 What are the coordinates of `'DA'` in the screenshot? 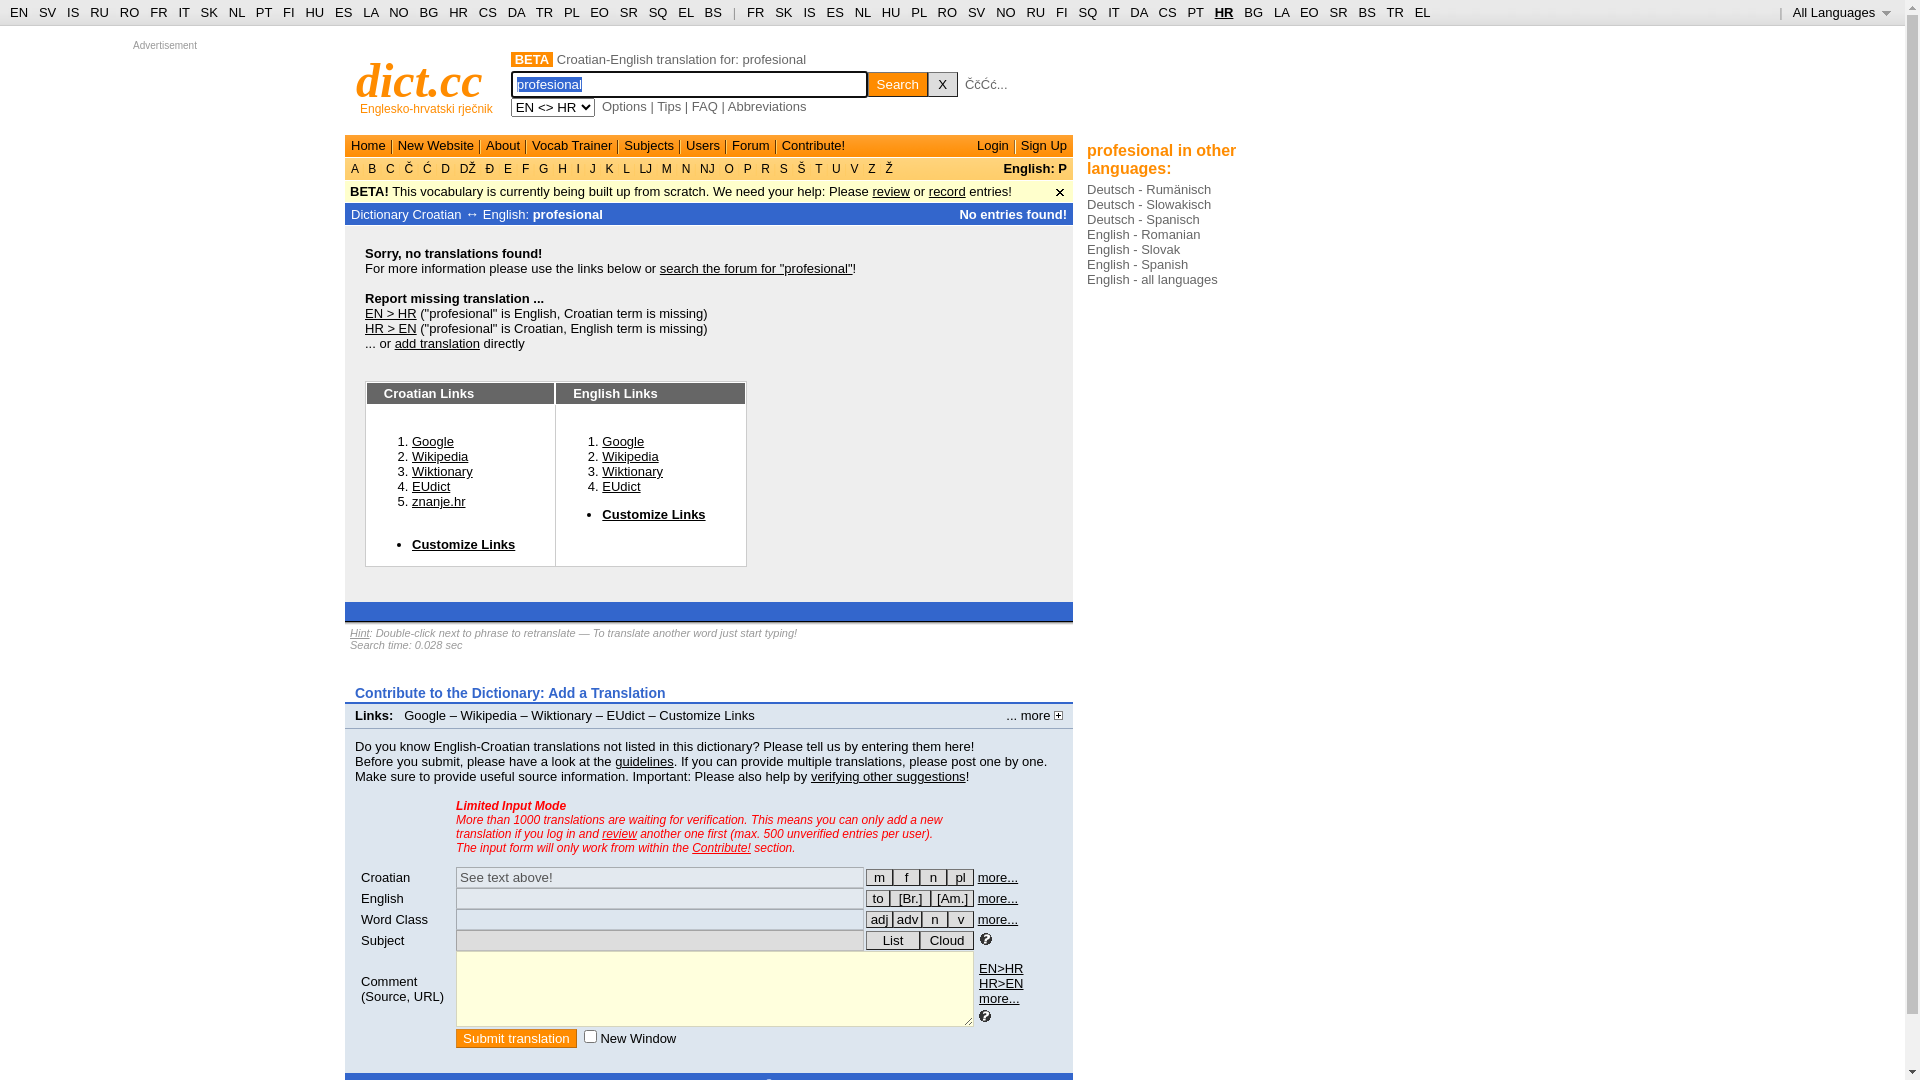 It's located at (1138, 12).